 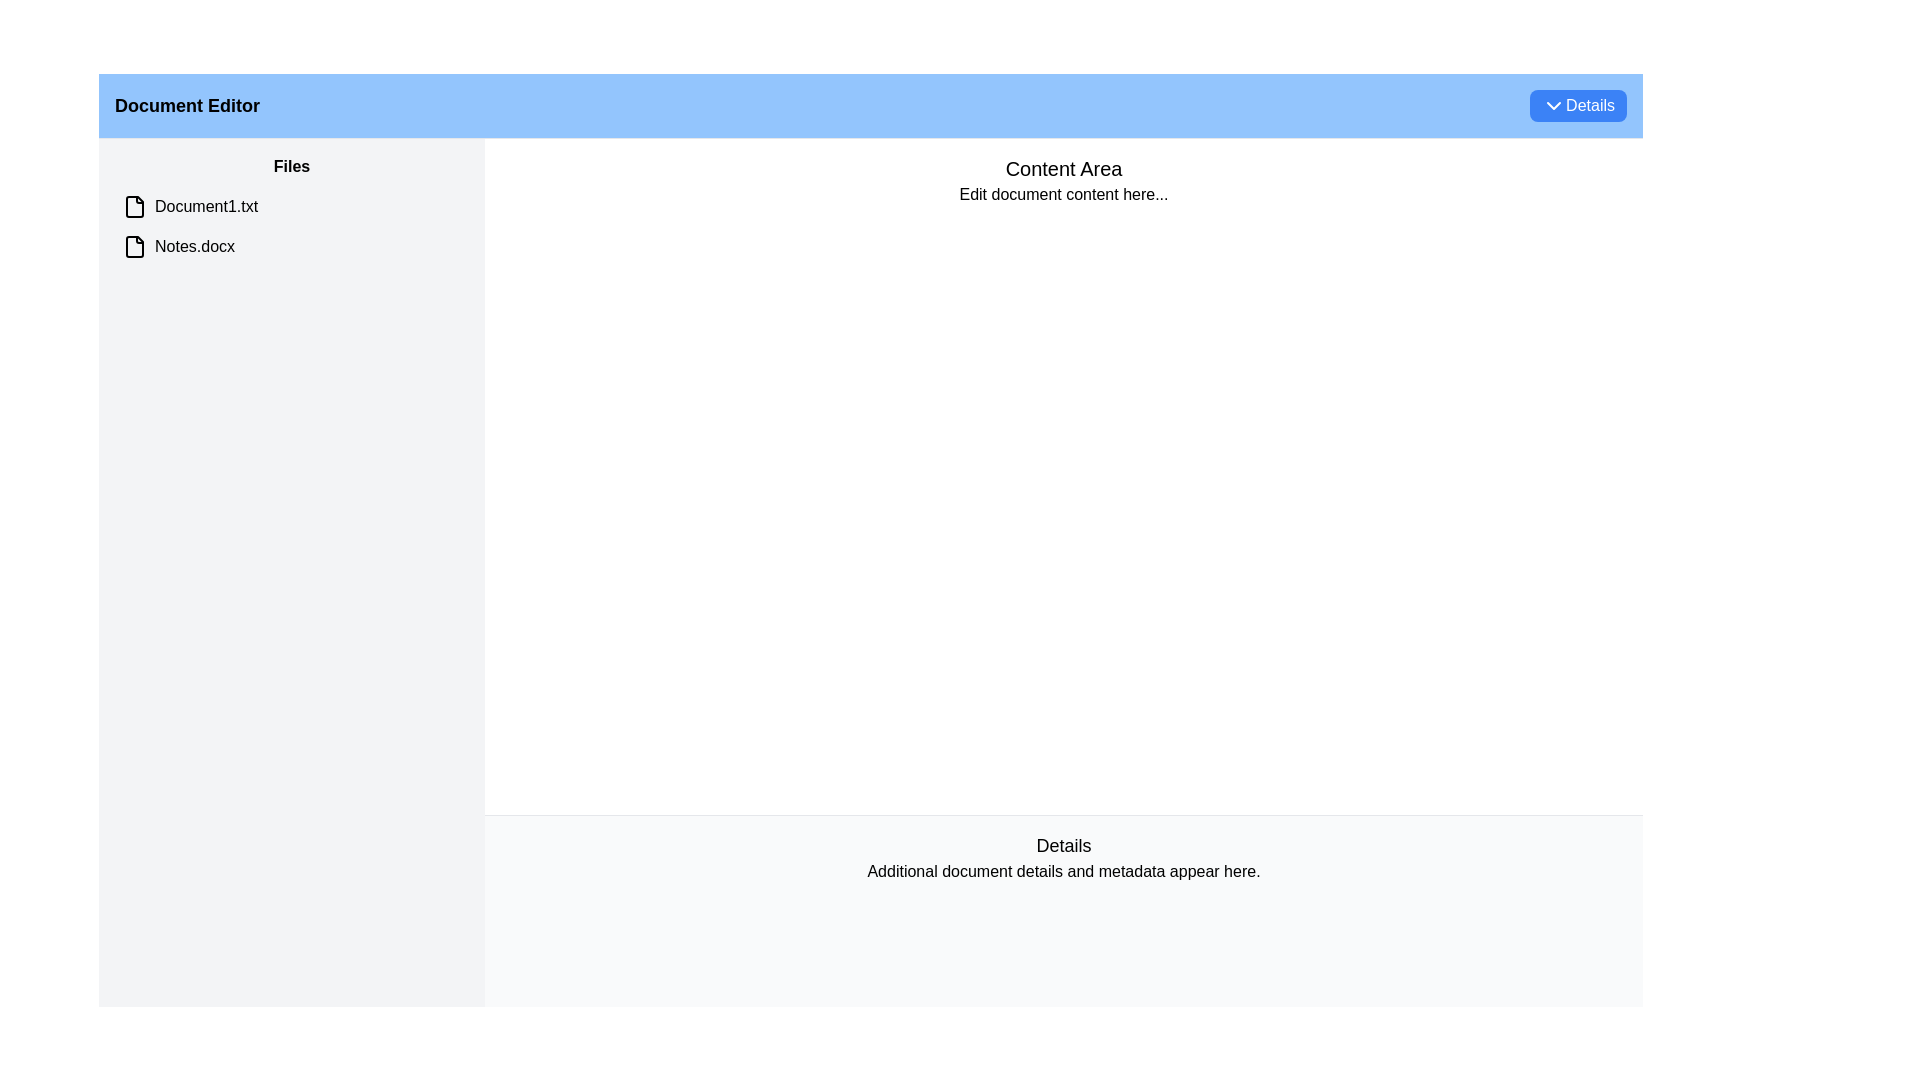 I want to click on the static text label located in the 'Details' section, which provides information or metadata about a document, so click(x=1063, y=870).